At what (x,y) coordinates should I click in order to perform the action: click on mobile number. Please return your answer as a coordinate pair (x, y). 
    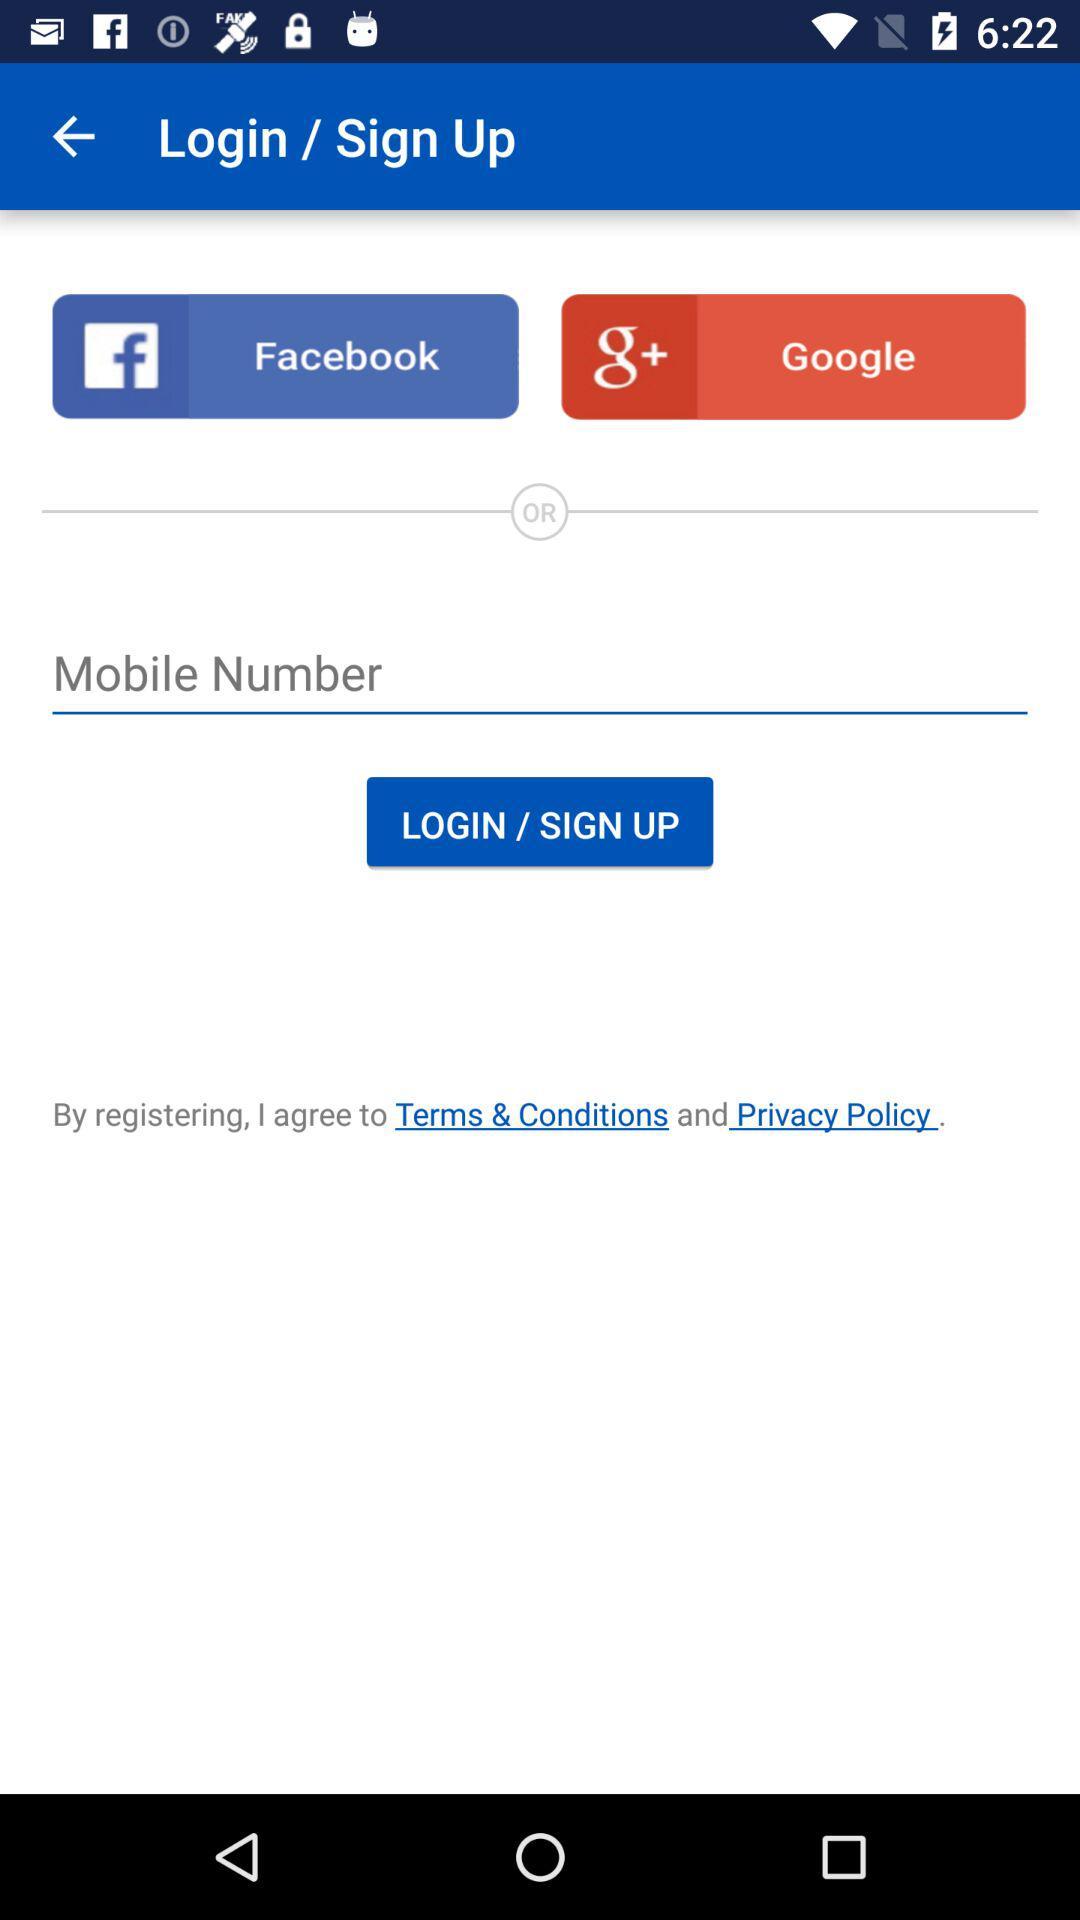
    Looking at the image, I should click on (540, 675).